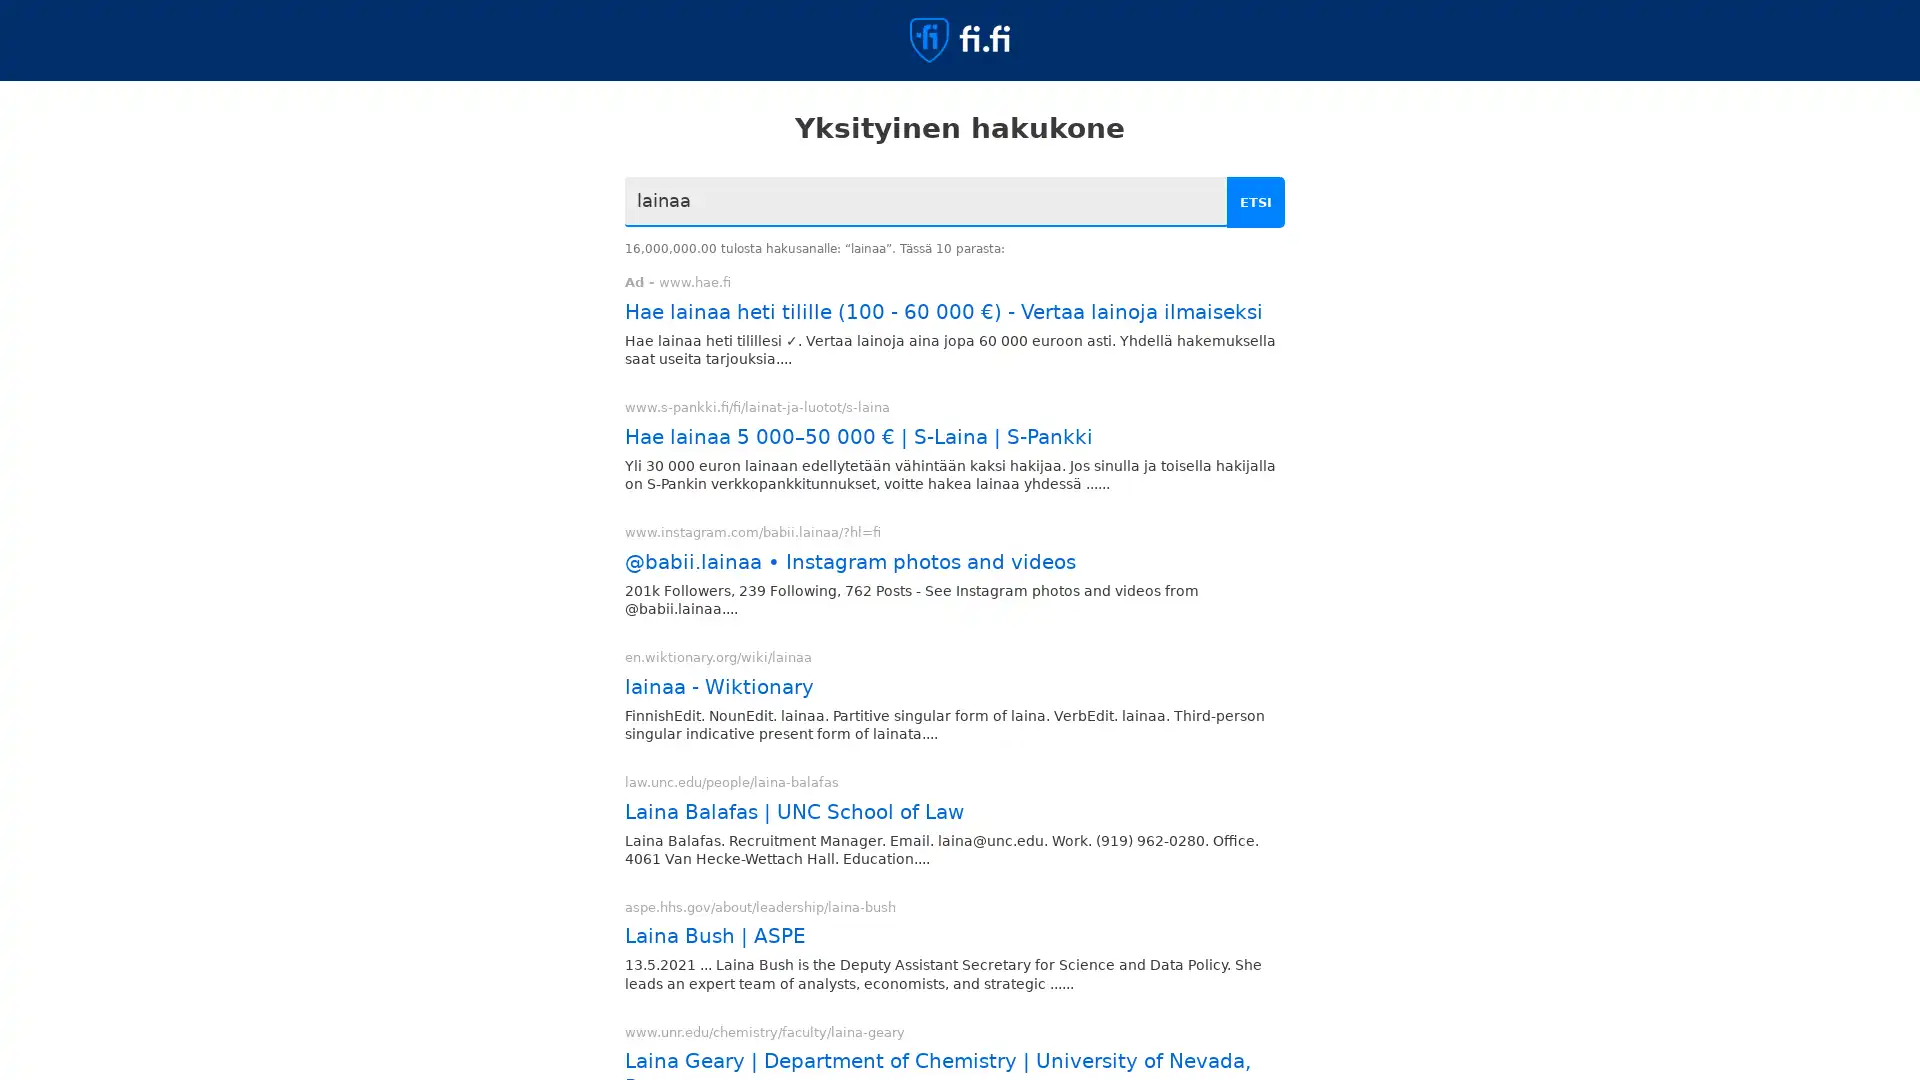 This screenshot has width=1920, height=1080. What do you see at coordinates (1257, 202) in the screenshot?
I see `ETSI` at bounding box center [1257, 202].